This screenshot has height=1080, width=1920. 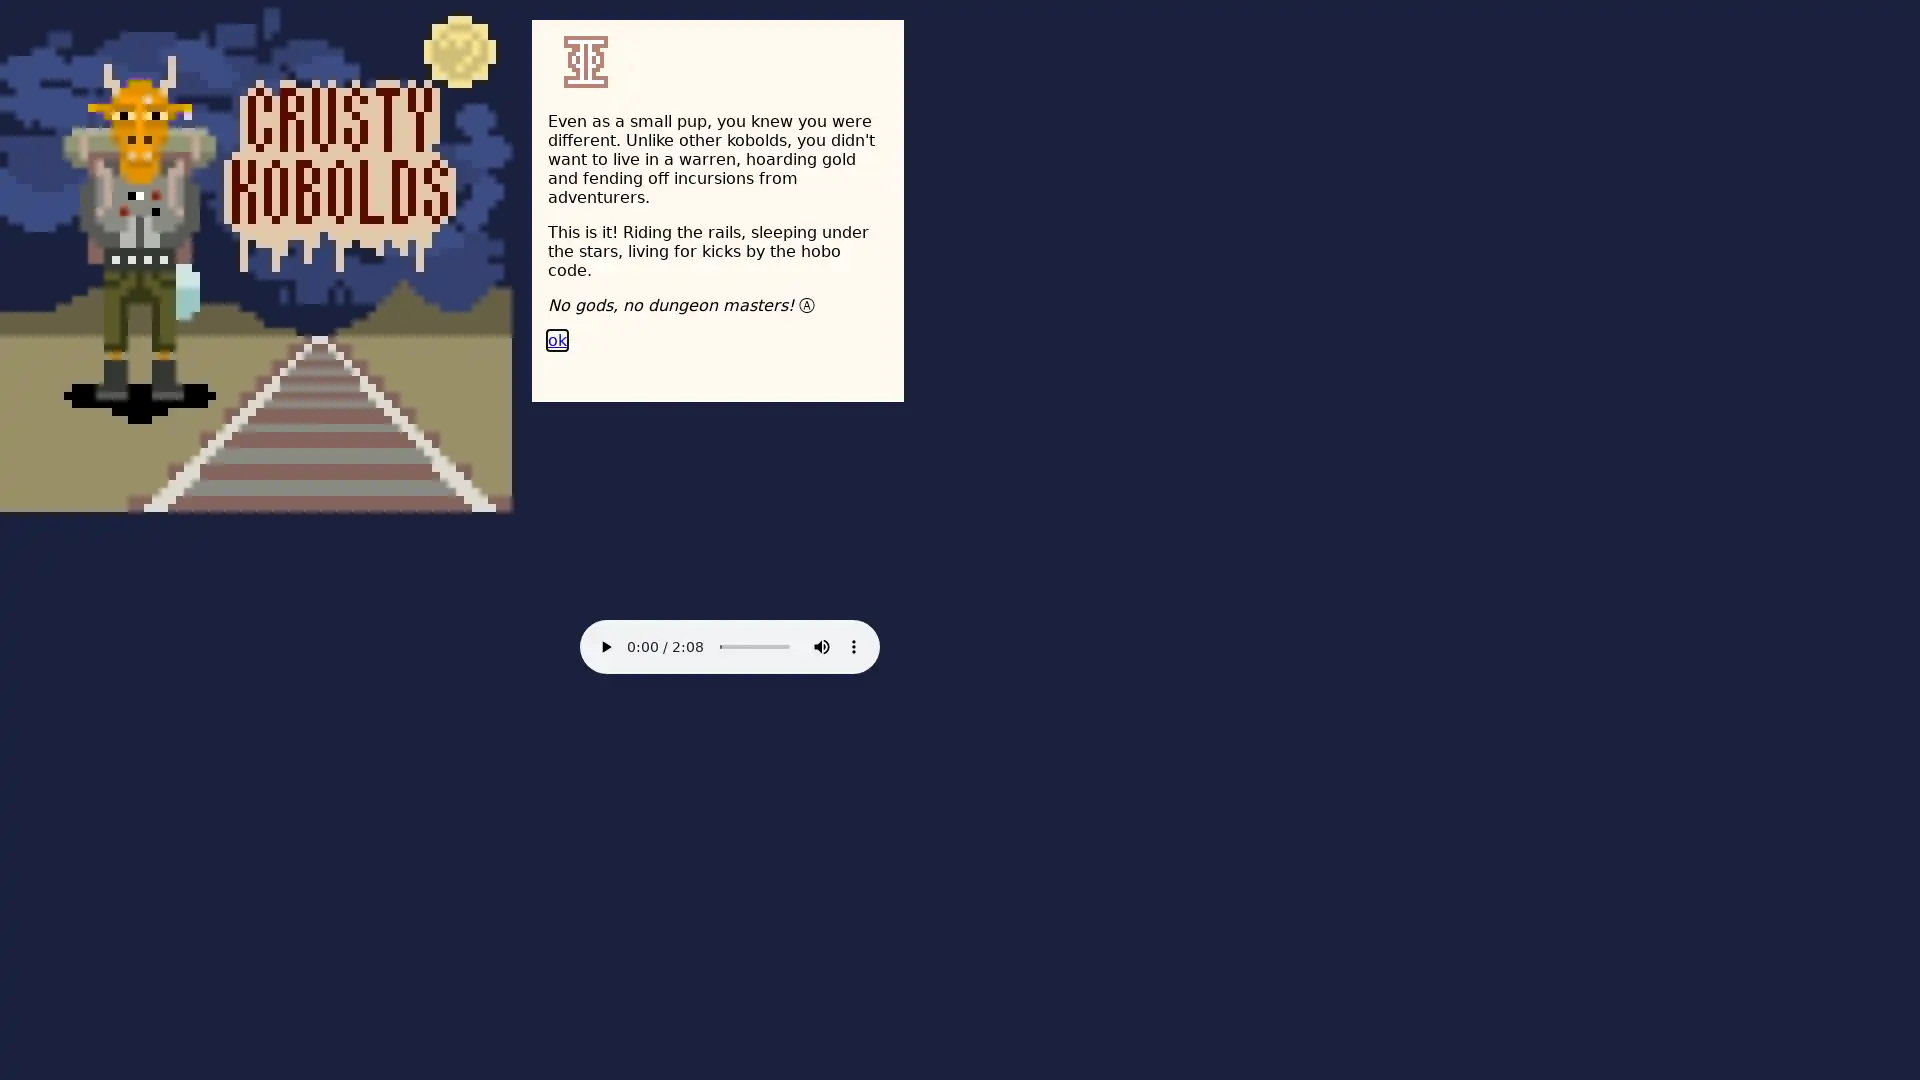 I want to click on show more media controls, so click(x=854, y=647).